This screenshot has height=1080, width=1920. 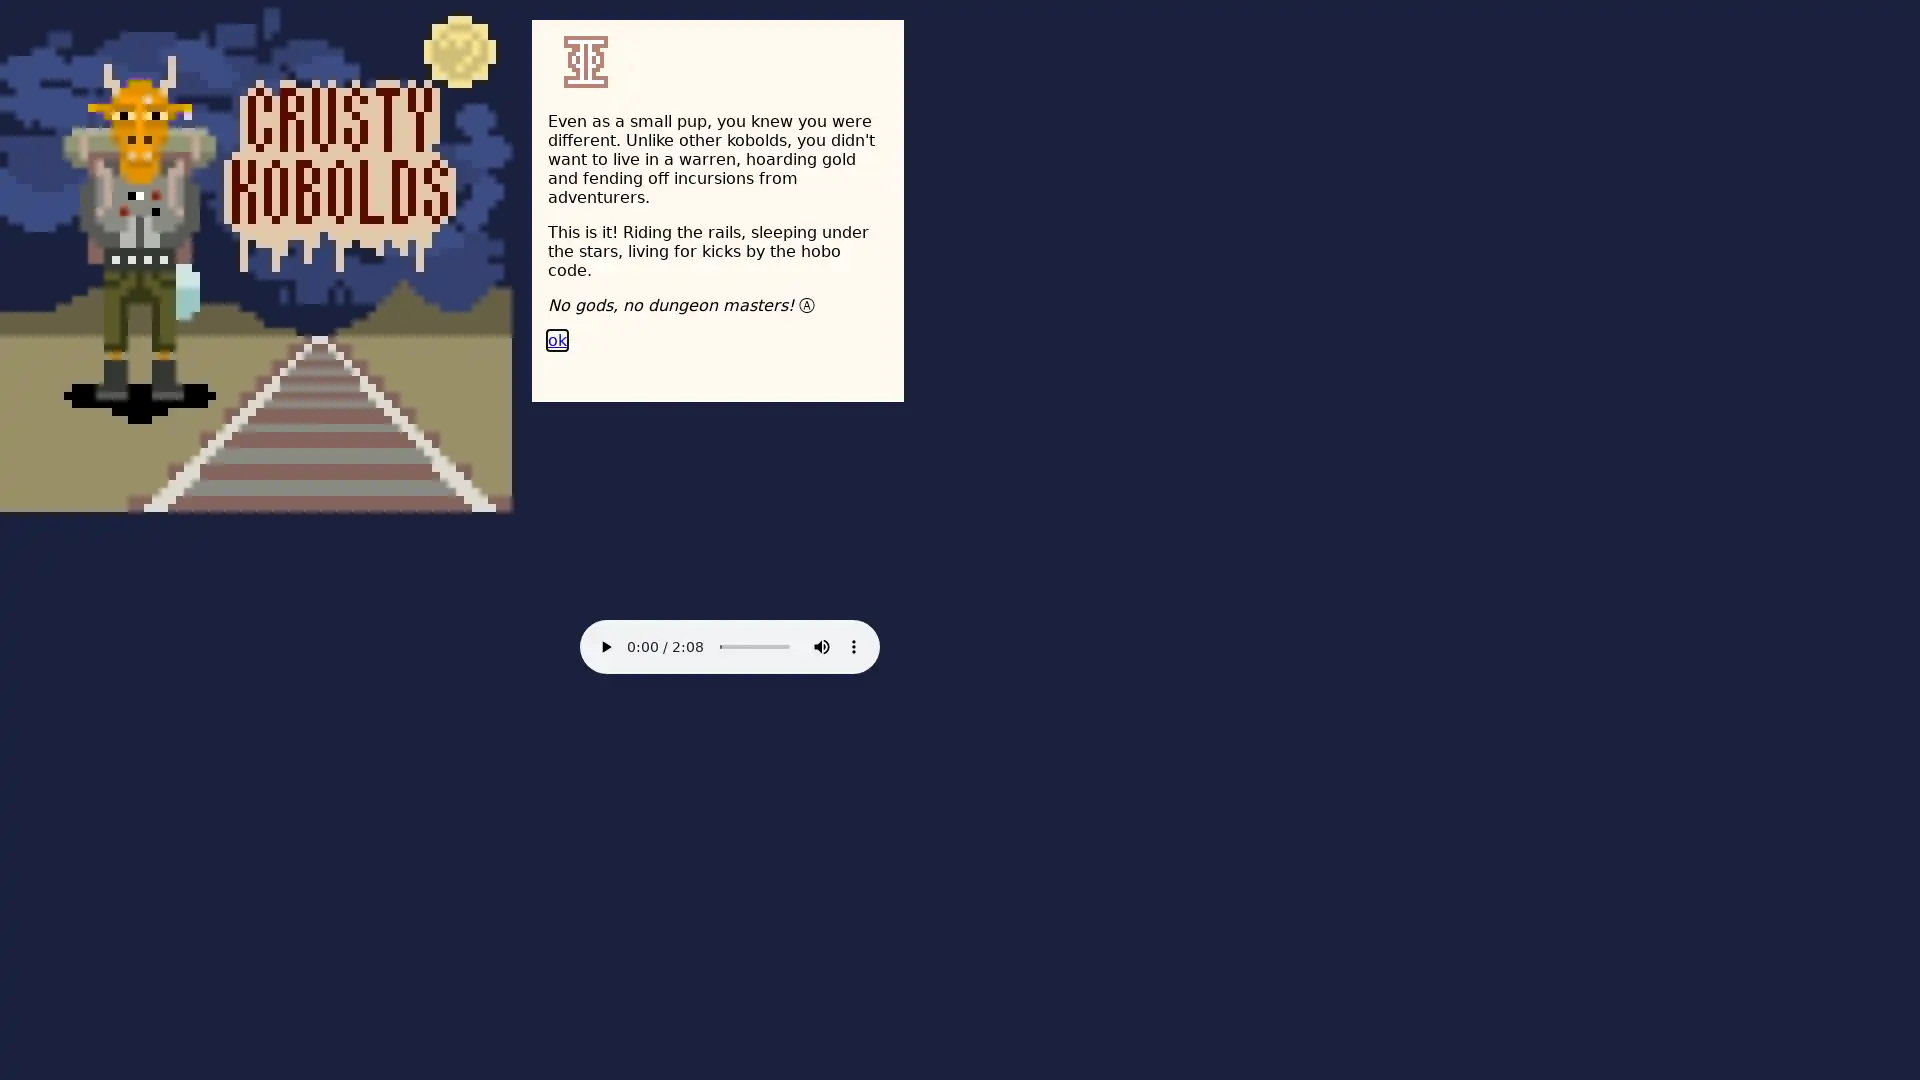 I want to click on show more media controls, so click(x=854, y=647).